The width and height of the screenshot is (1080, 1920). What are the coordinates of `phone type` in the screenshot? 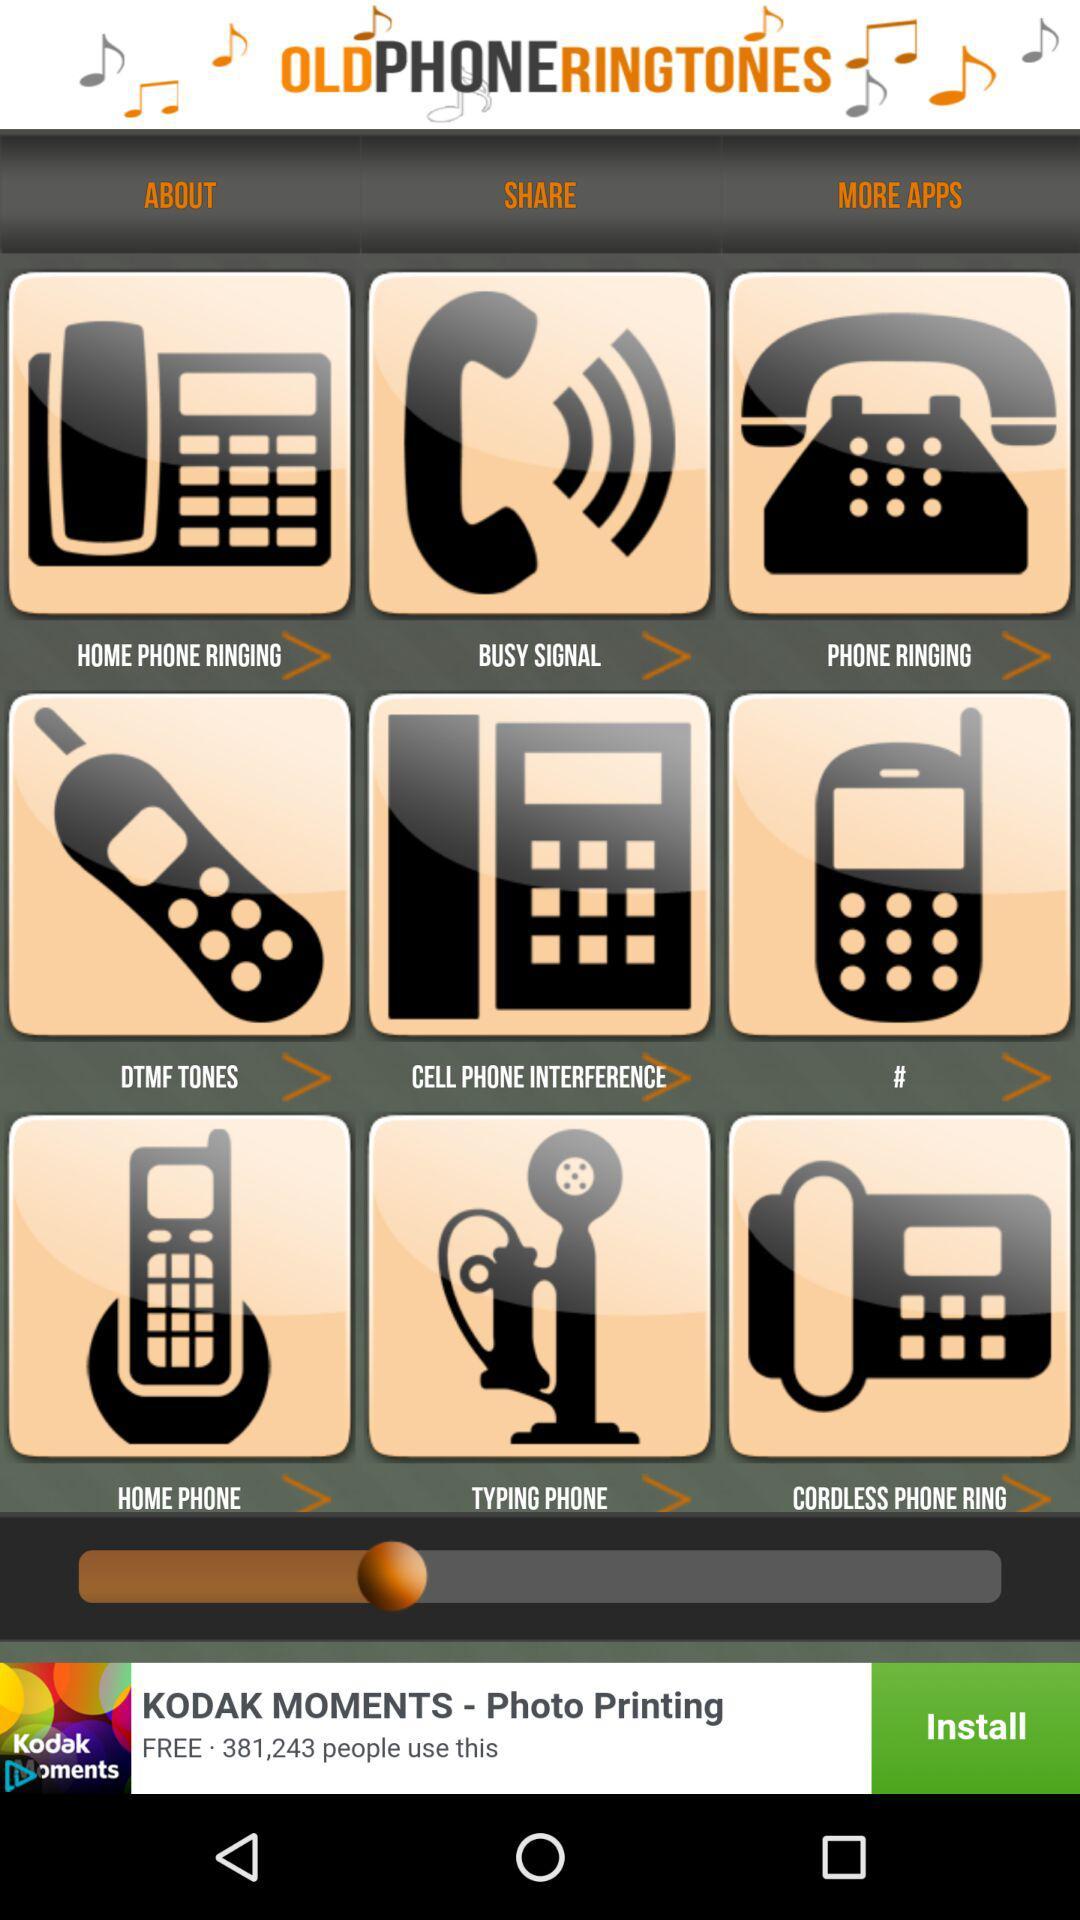 It's located at (306, 1487).